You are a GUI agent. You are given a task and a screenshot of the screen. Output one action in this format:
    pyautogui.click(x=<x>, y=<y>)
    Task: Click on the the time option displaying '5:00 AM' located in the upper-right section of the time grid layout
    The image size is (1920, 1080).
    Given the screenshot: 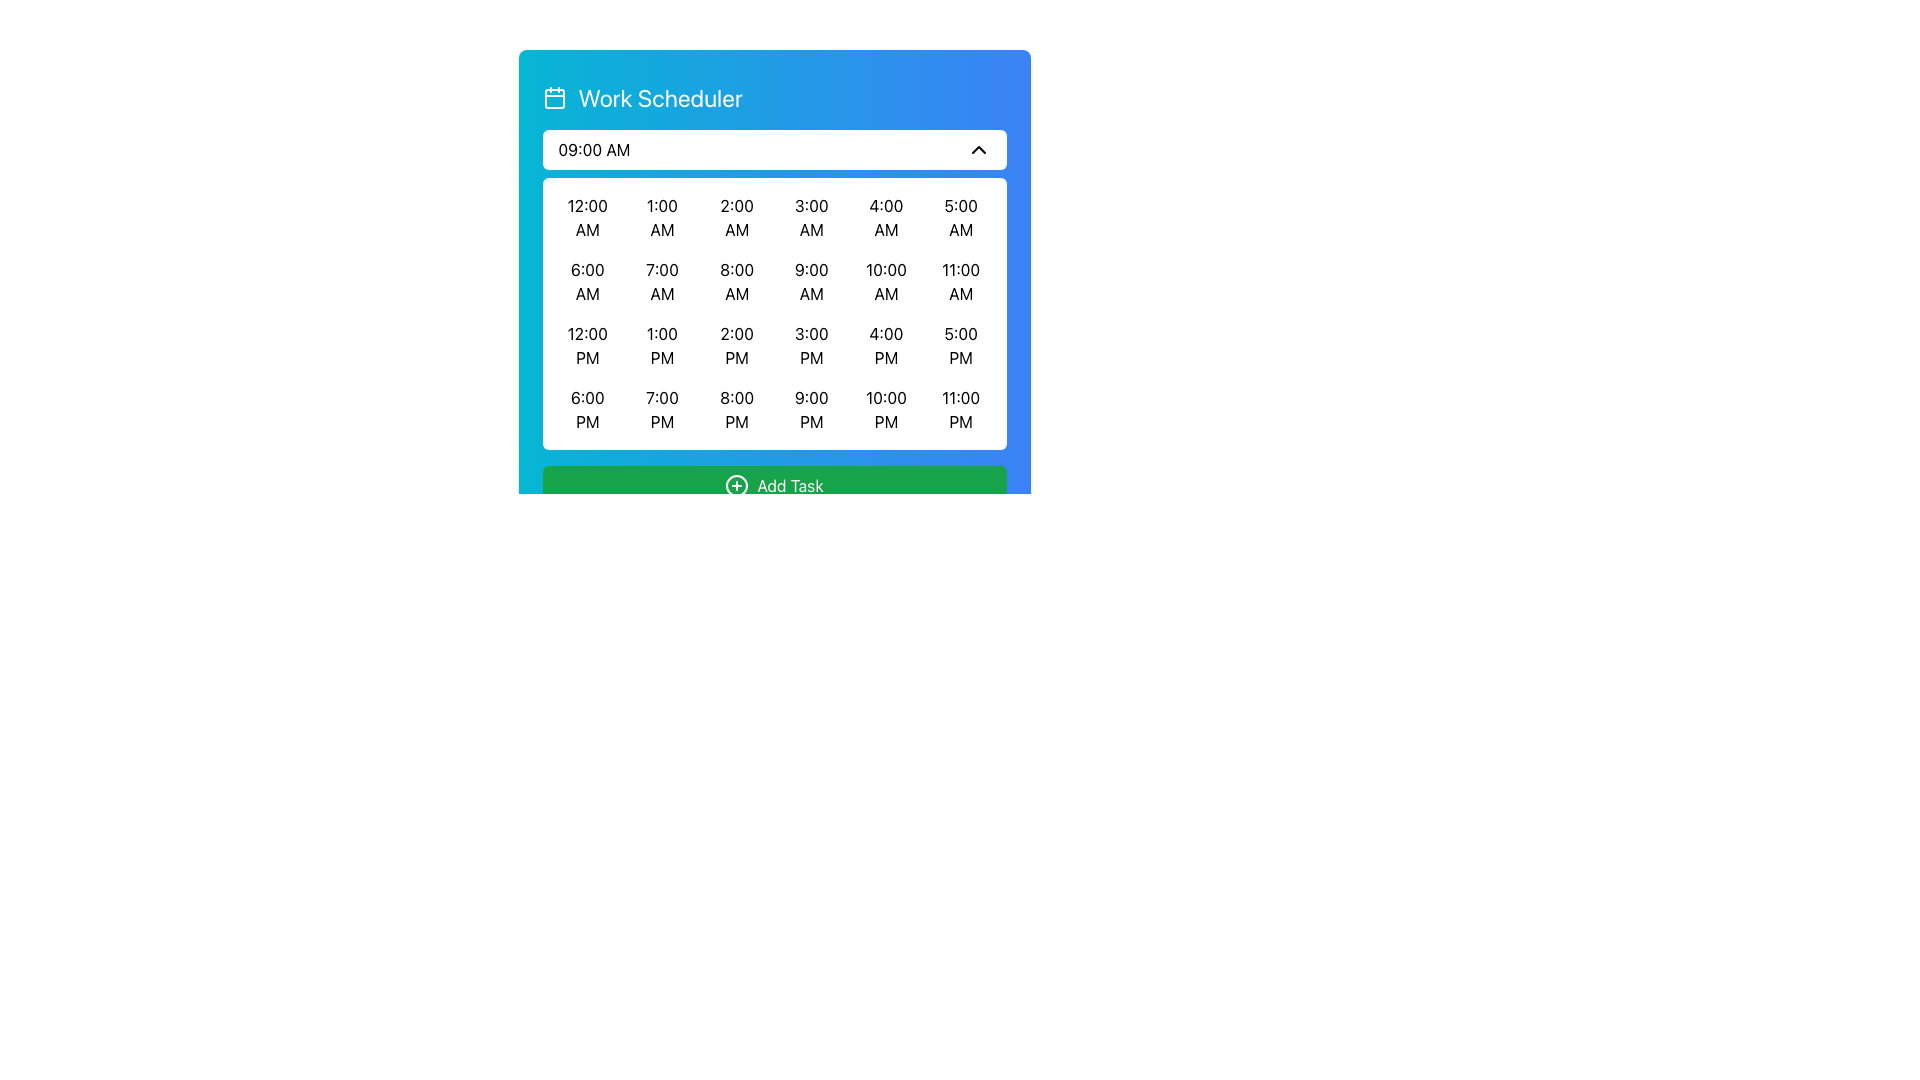 What is the action you would take?
    pyautogui.click(x=961, y=218)
    